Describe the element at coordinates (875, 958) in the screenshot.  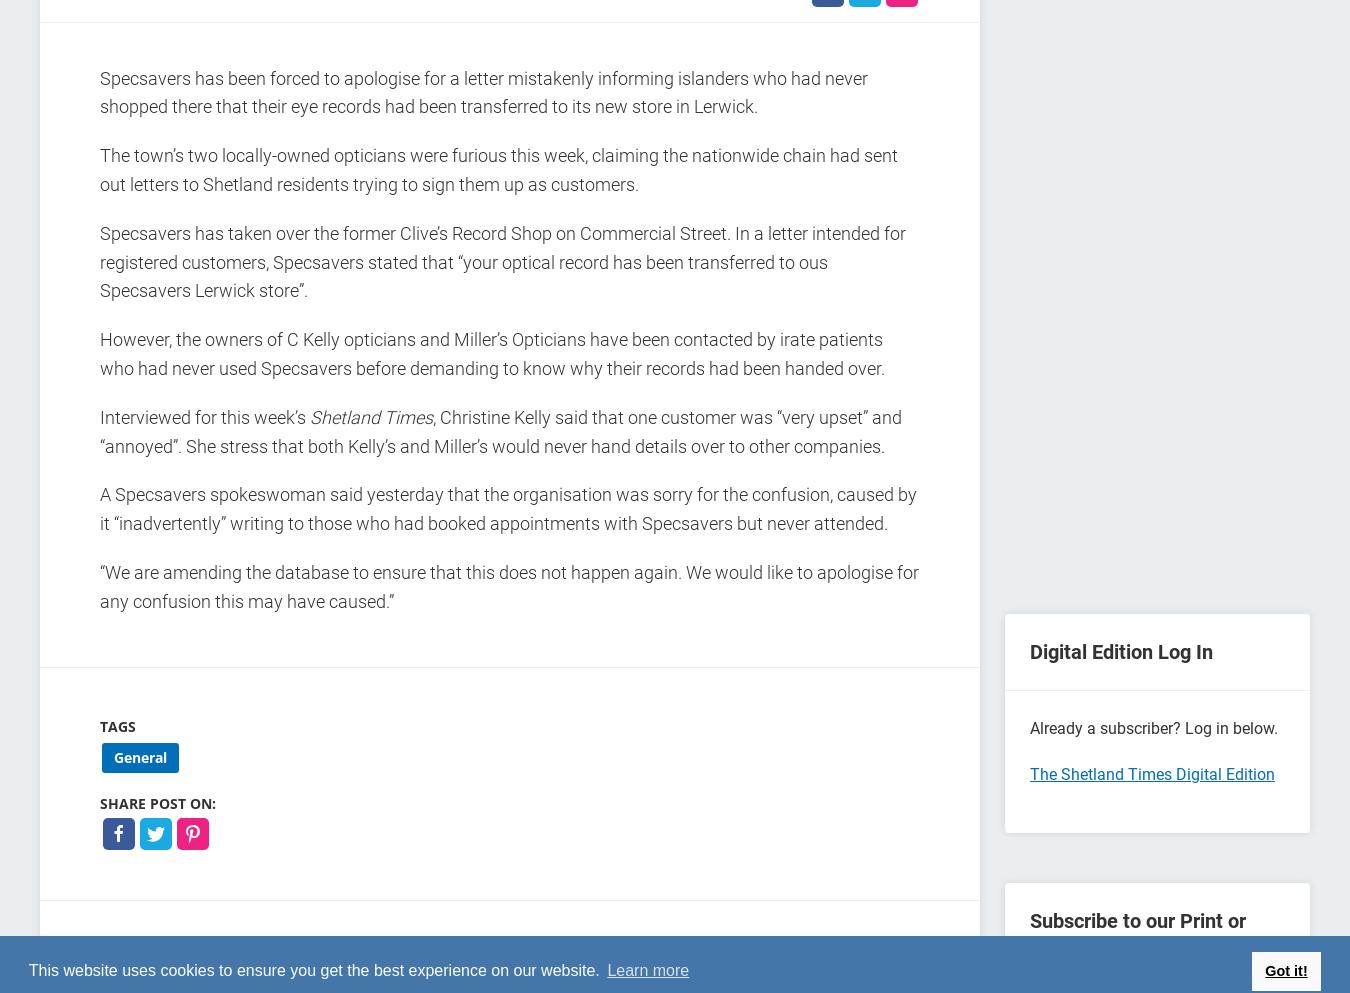
I see `'NEXT STORY:'` at that location.